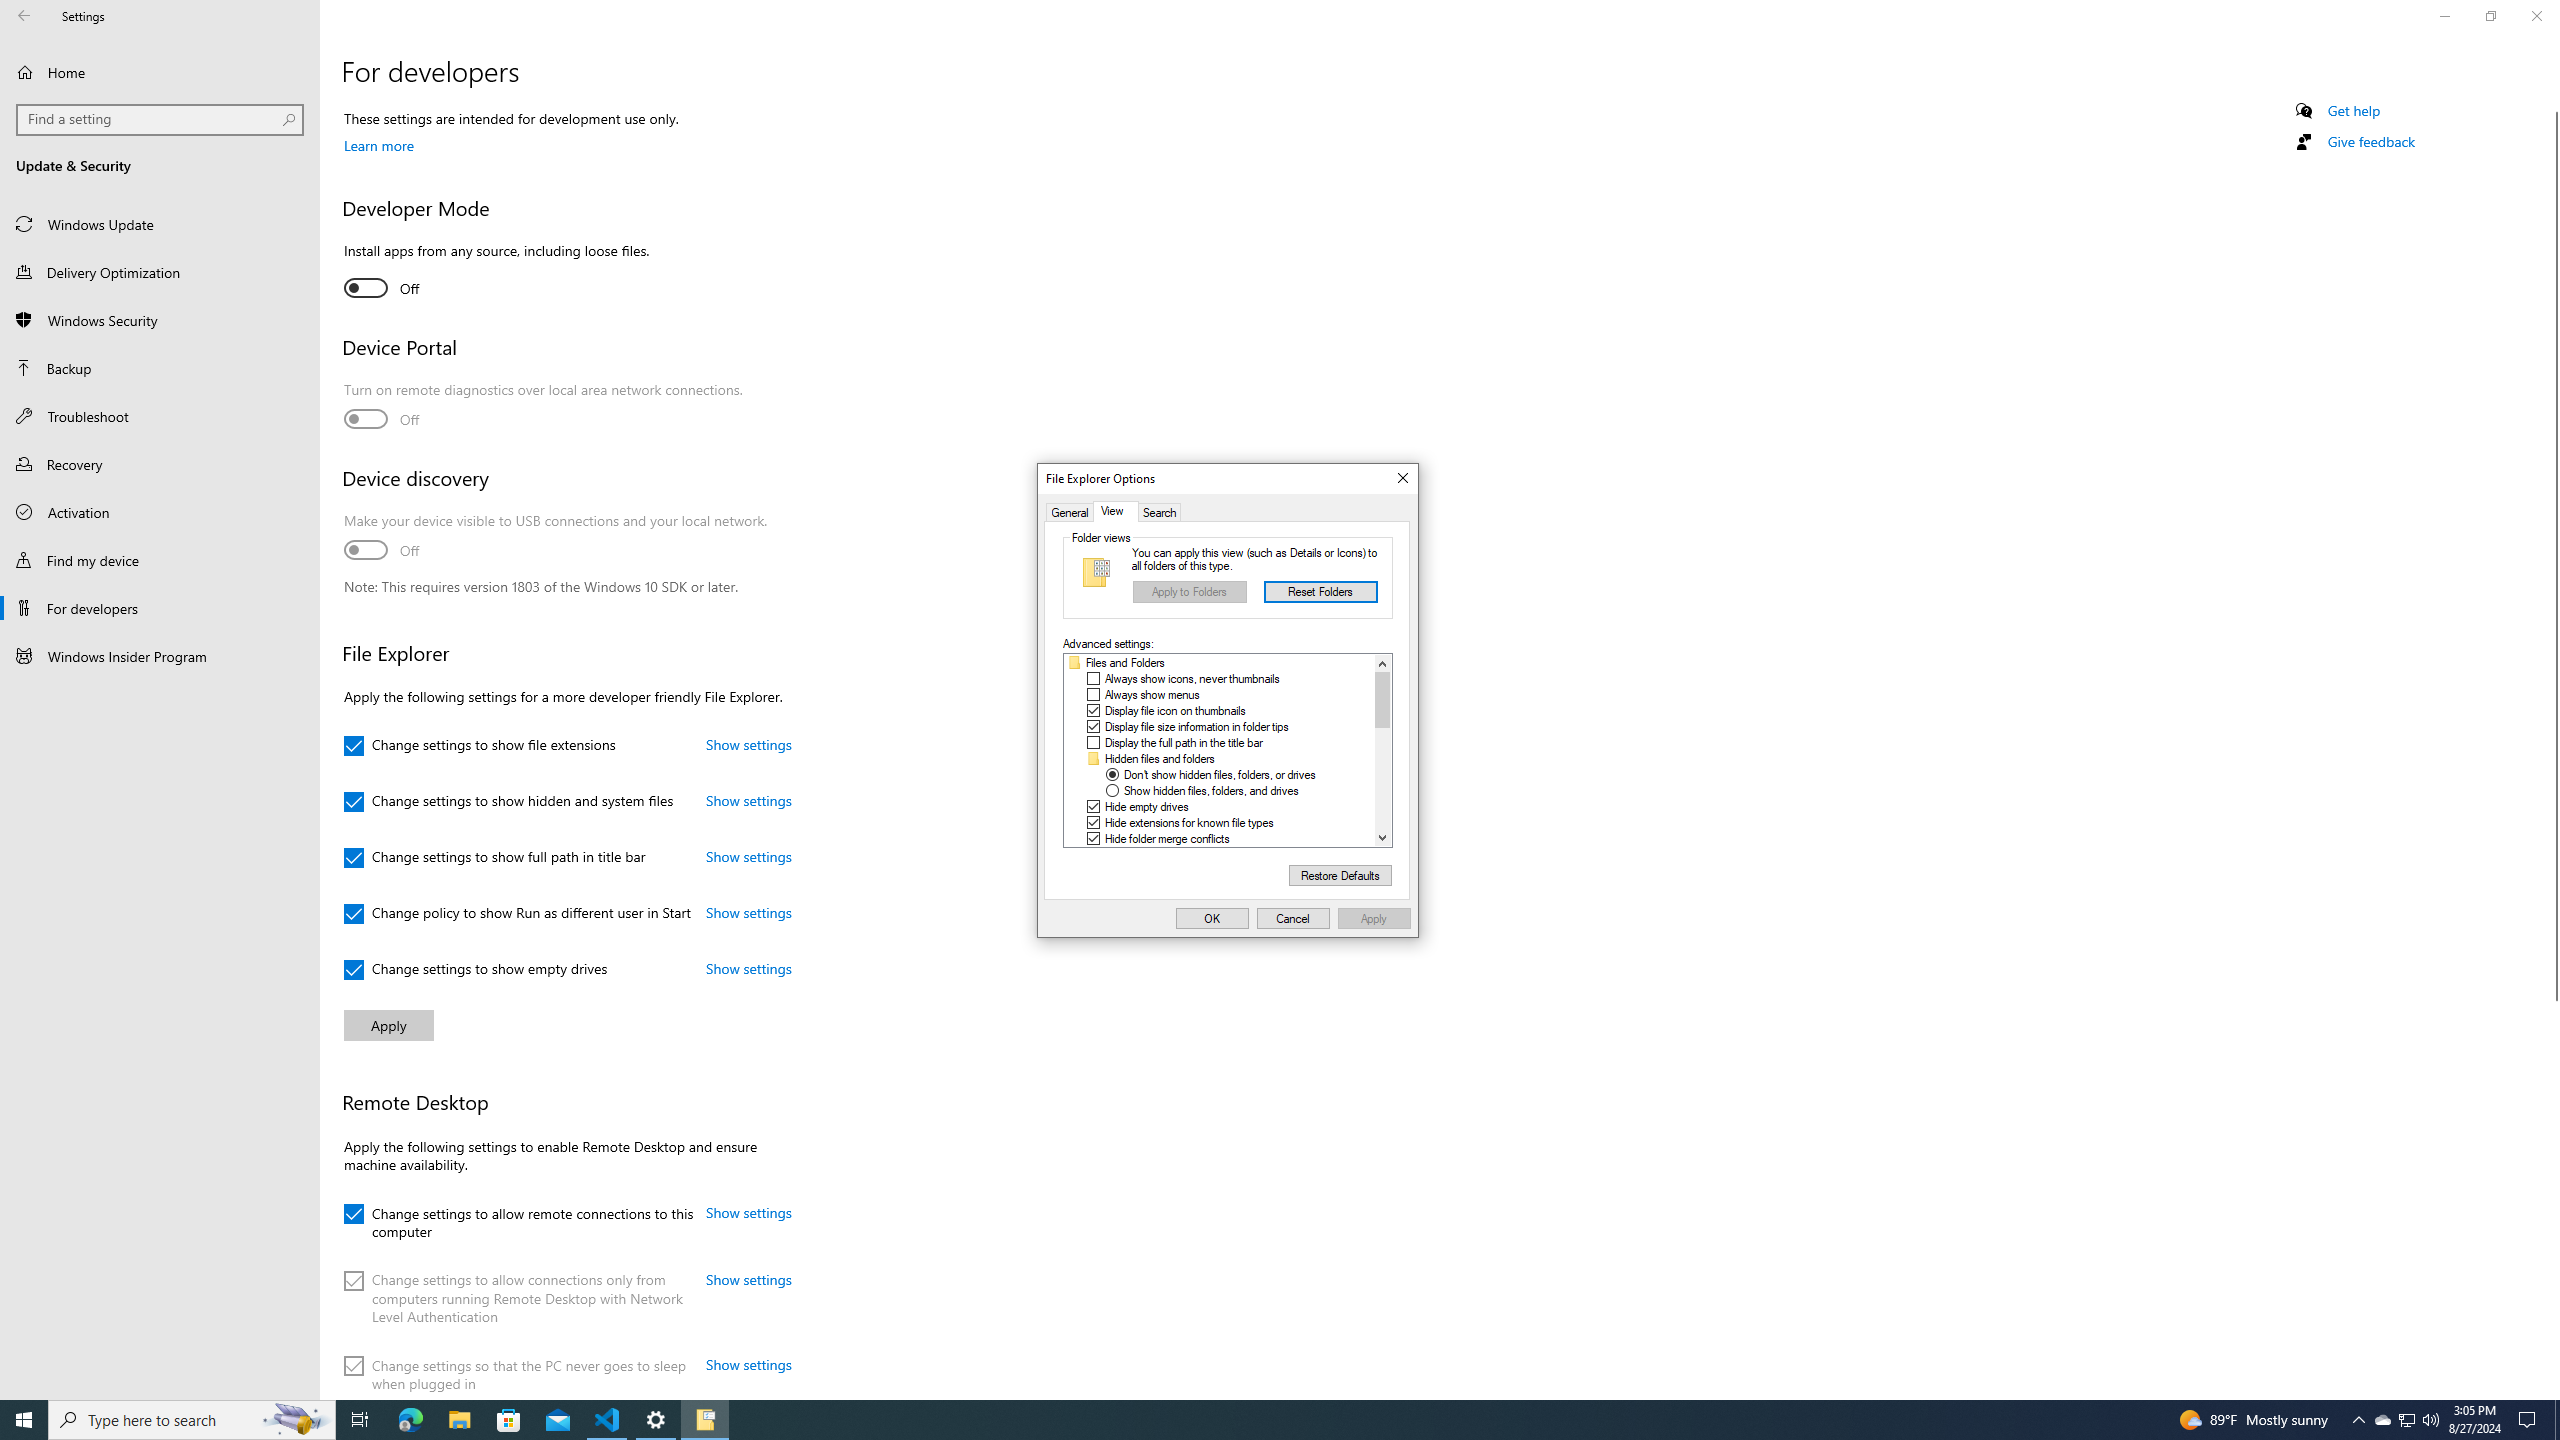  I want to click on 'Action Center, No new notifications', so click(2530, 1418).